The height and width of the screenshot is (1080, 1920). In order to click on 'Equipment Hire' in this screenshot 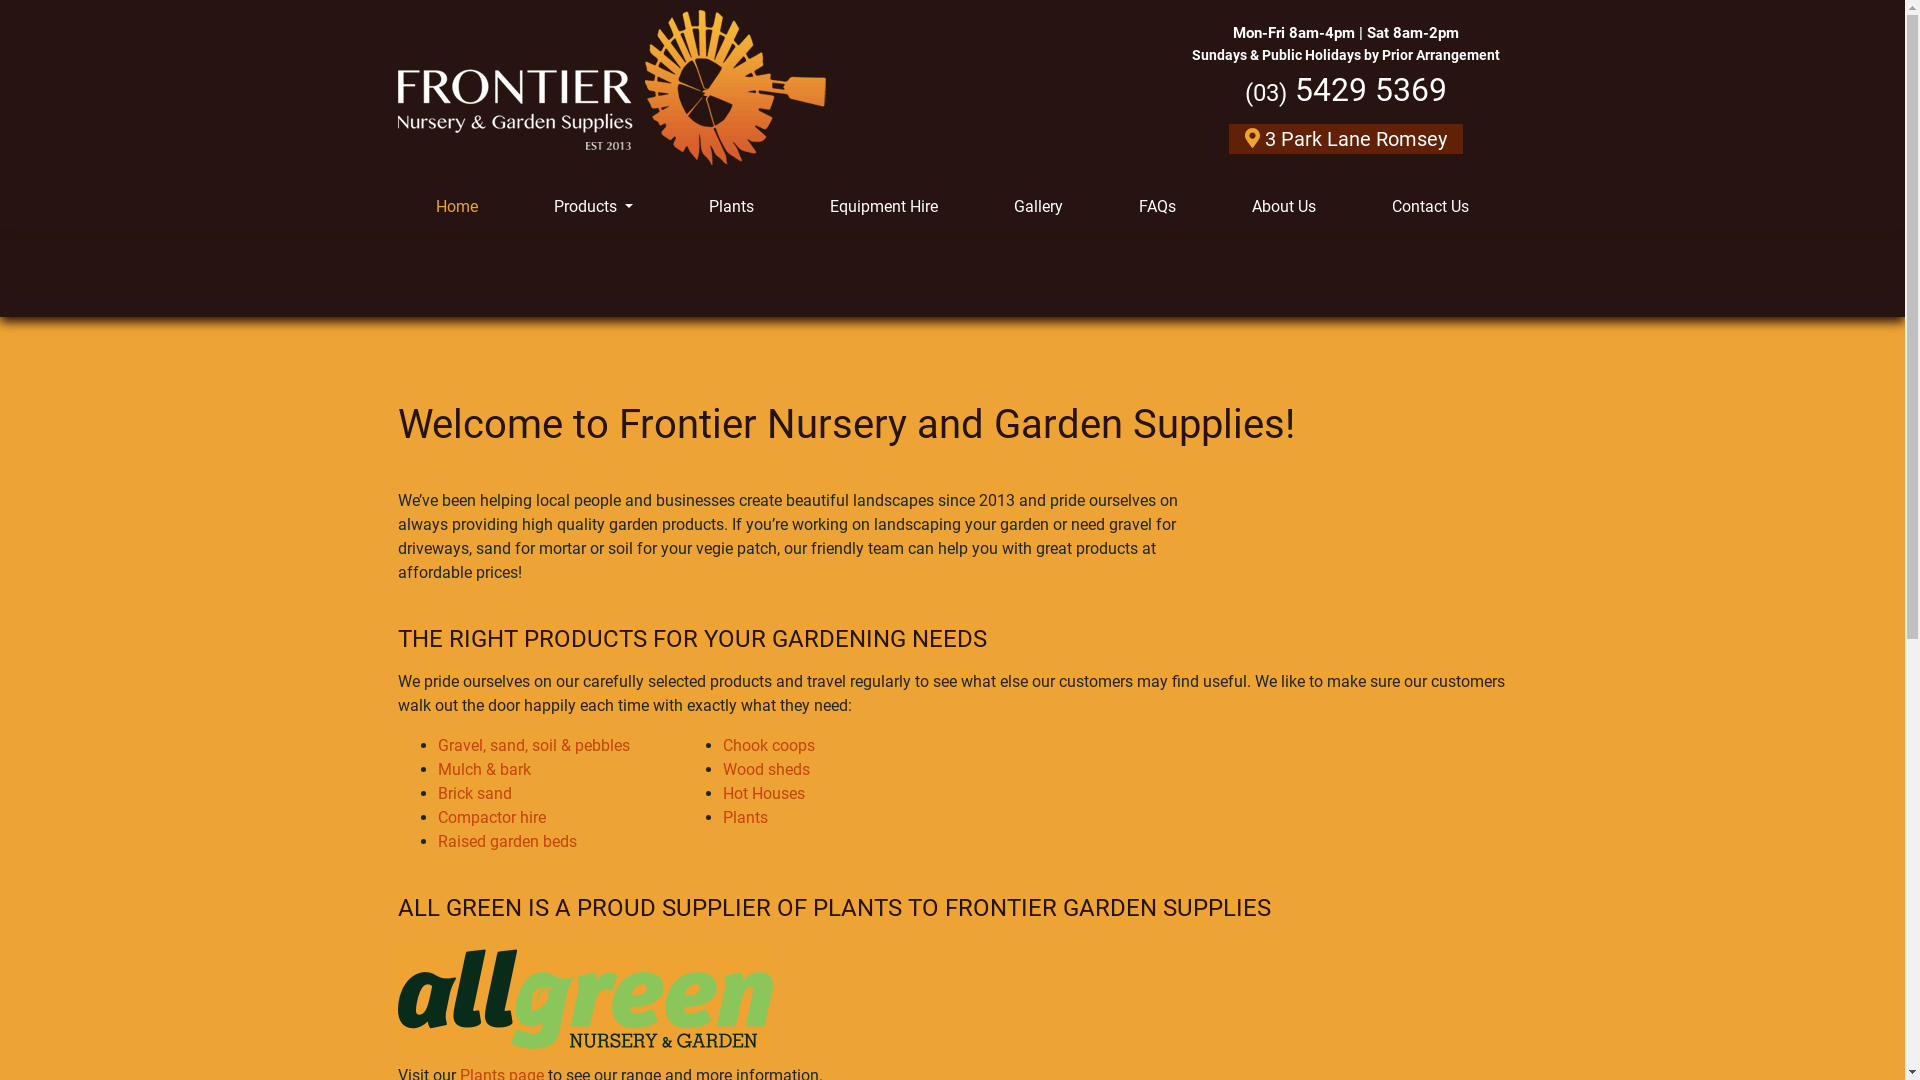, I will do `click(791, 207)`.